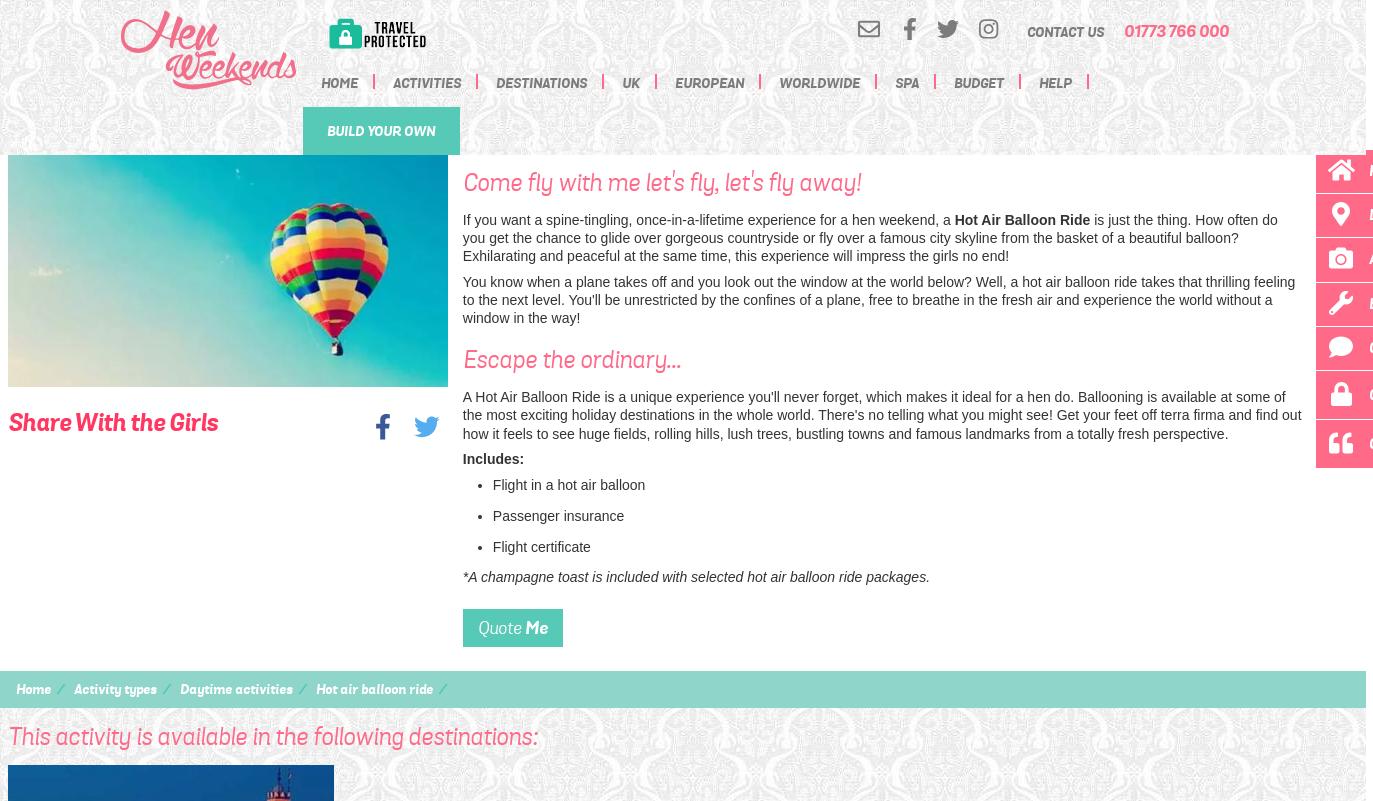  Describe the element at coordinates (708, 82) in the screenshot. I see `'European'` at that location.